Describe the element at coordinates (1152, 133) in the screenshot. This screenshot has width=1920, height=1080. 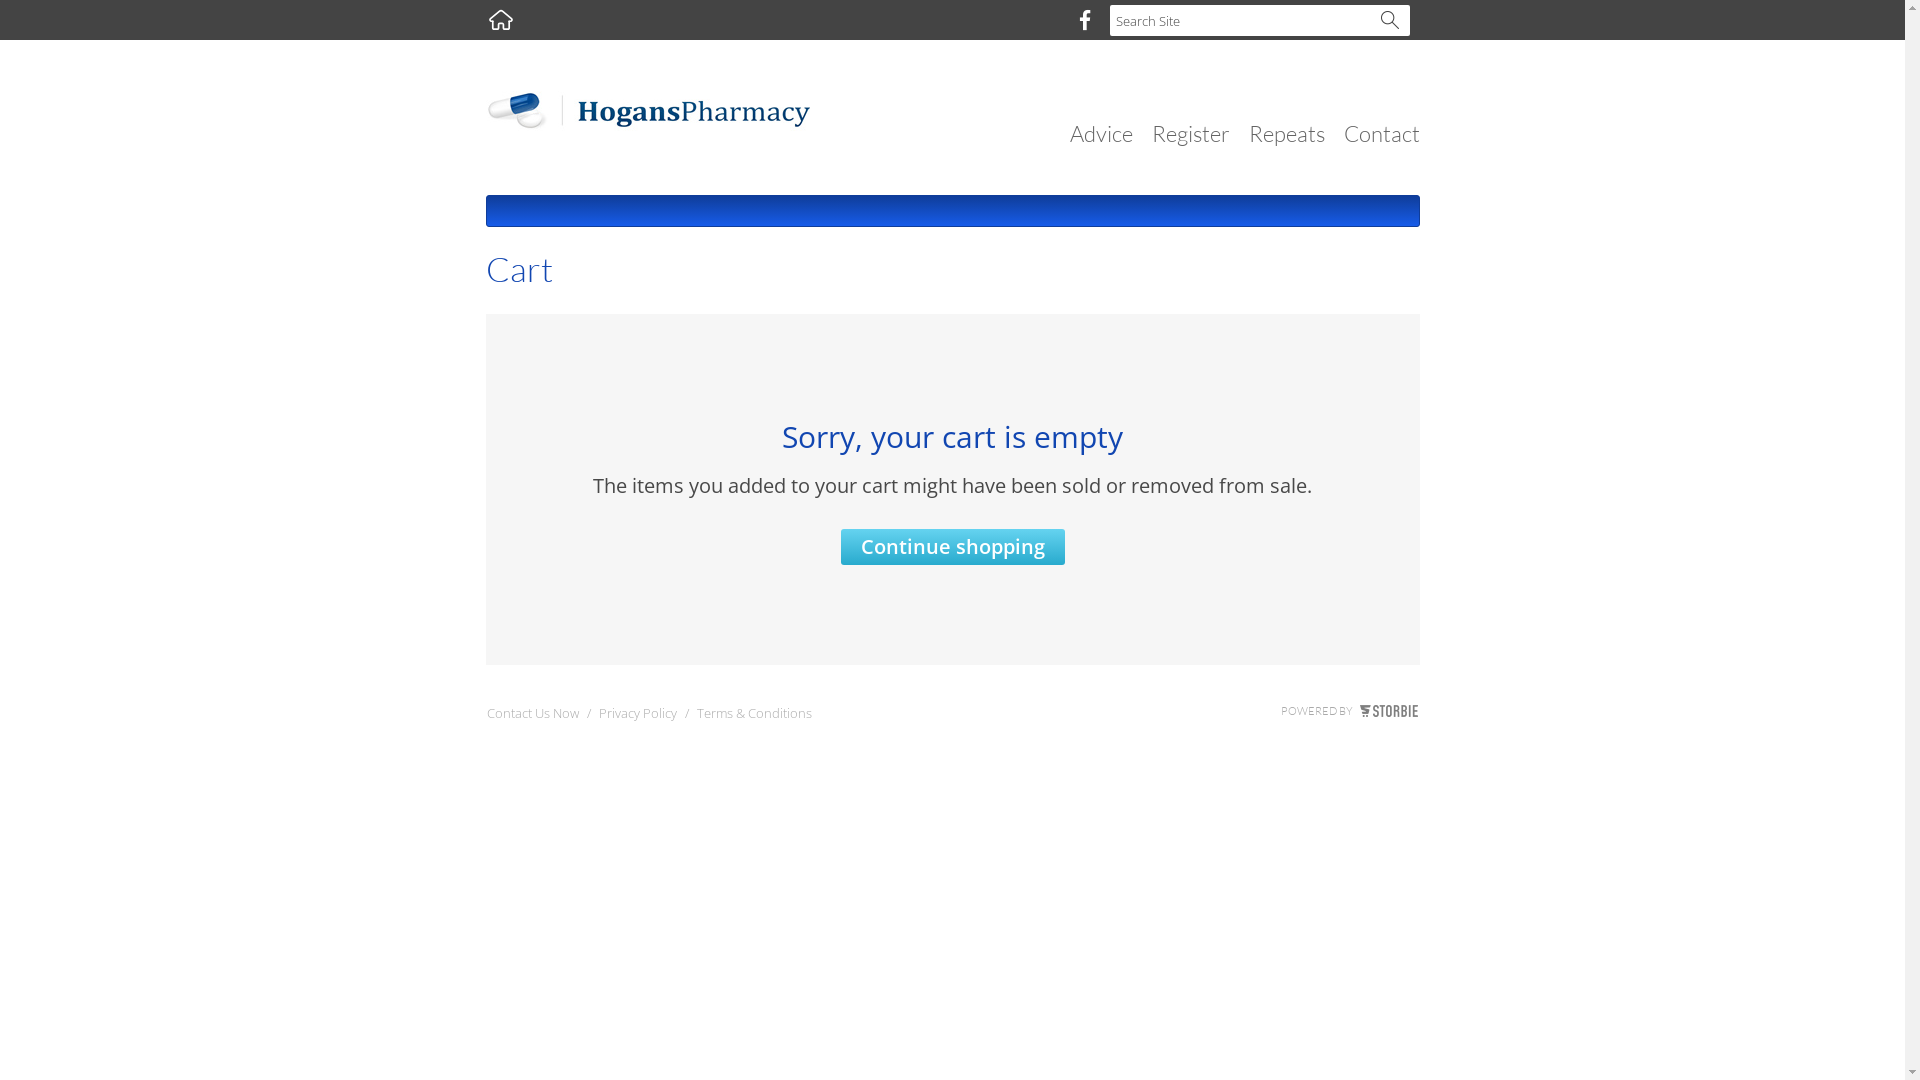
I see `'Register'` at that location.